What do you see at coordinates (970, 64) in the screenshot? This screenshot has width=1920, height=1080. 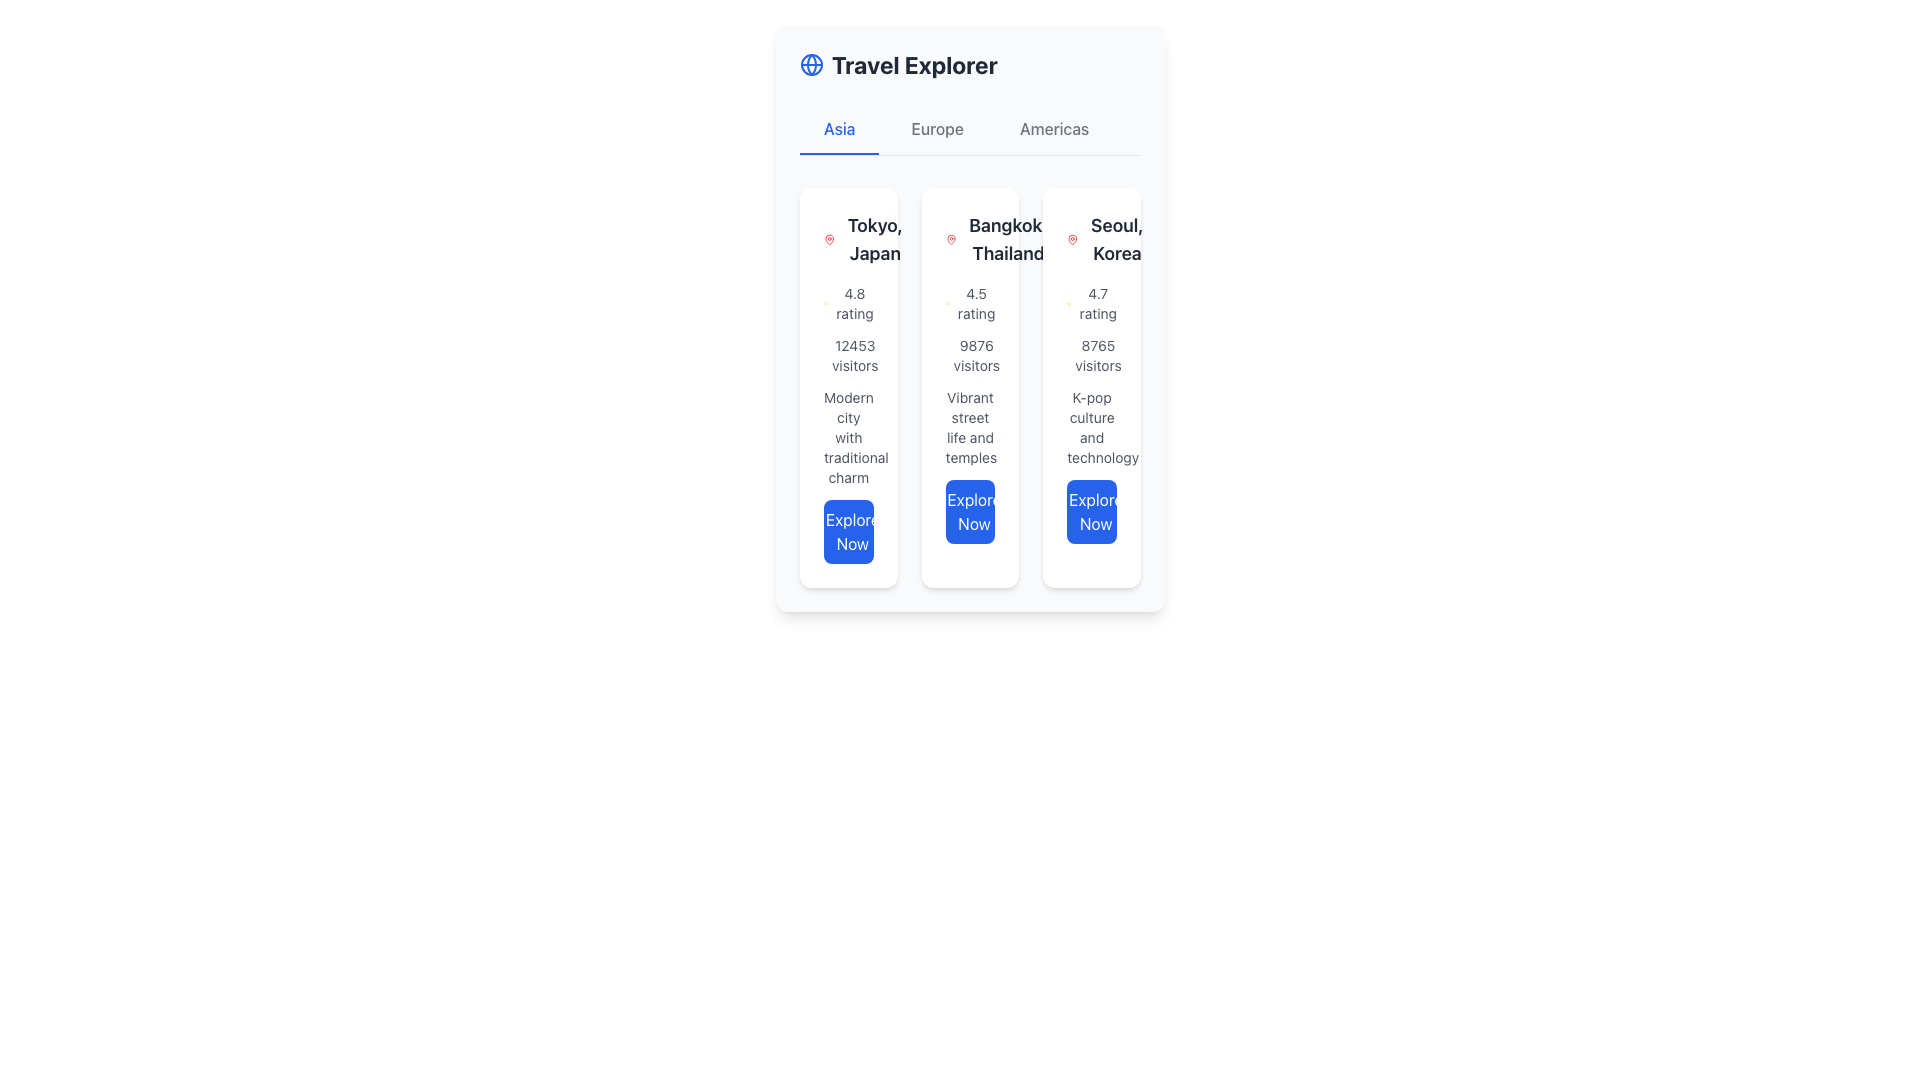 I see `the header element that indicates the section for exploring travel destinations, located at the top of the interface` at bounding box center [970, 64].